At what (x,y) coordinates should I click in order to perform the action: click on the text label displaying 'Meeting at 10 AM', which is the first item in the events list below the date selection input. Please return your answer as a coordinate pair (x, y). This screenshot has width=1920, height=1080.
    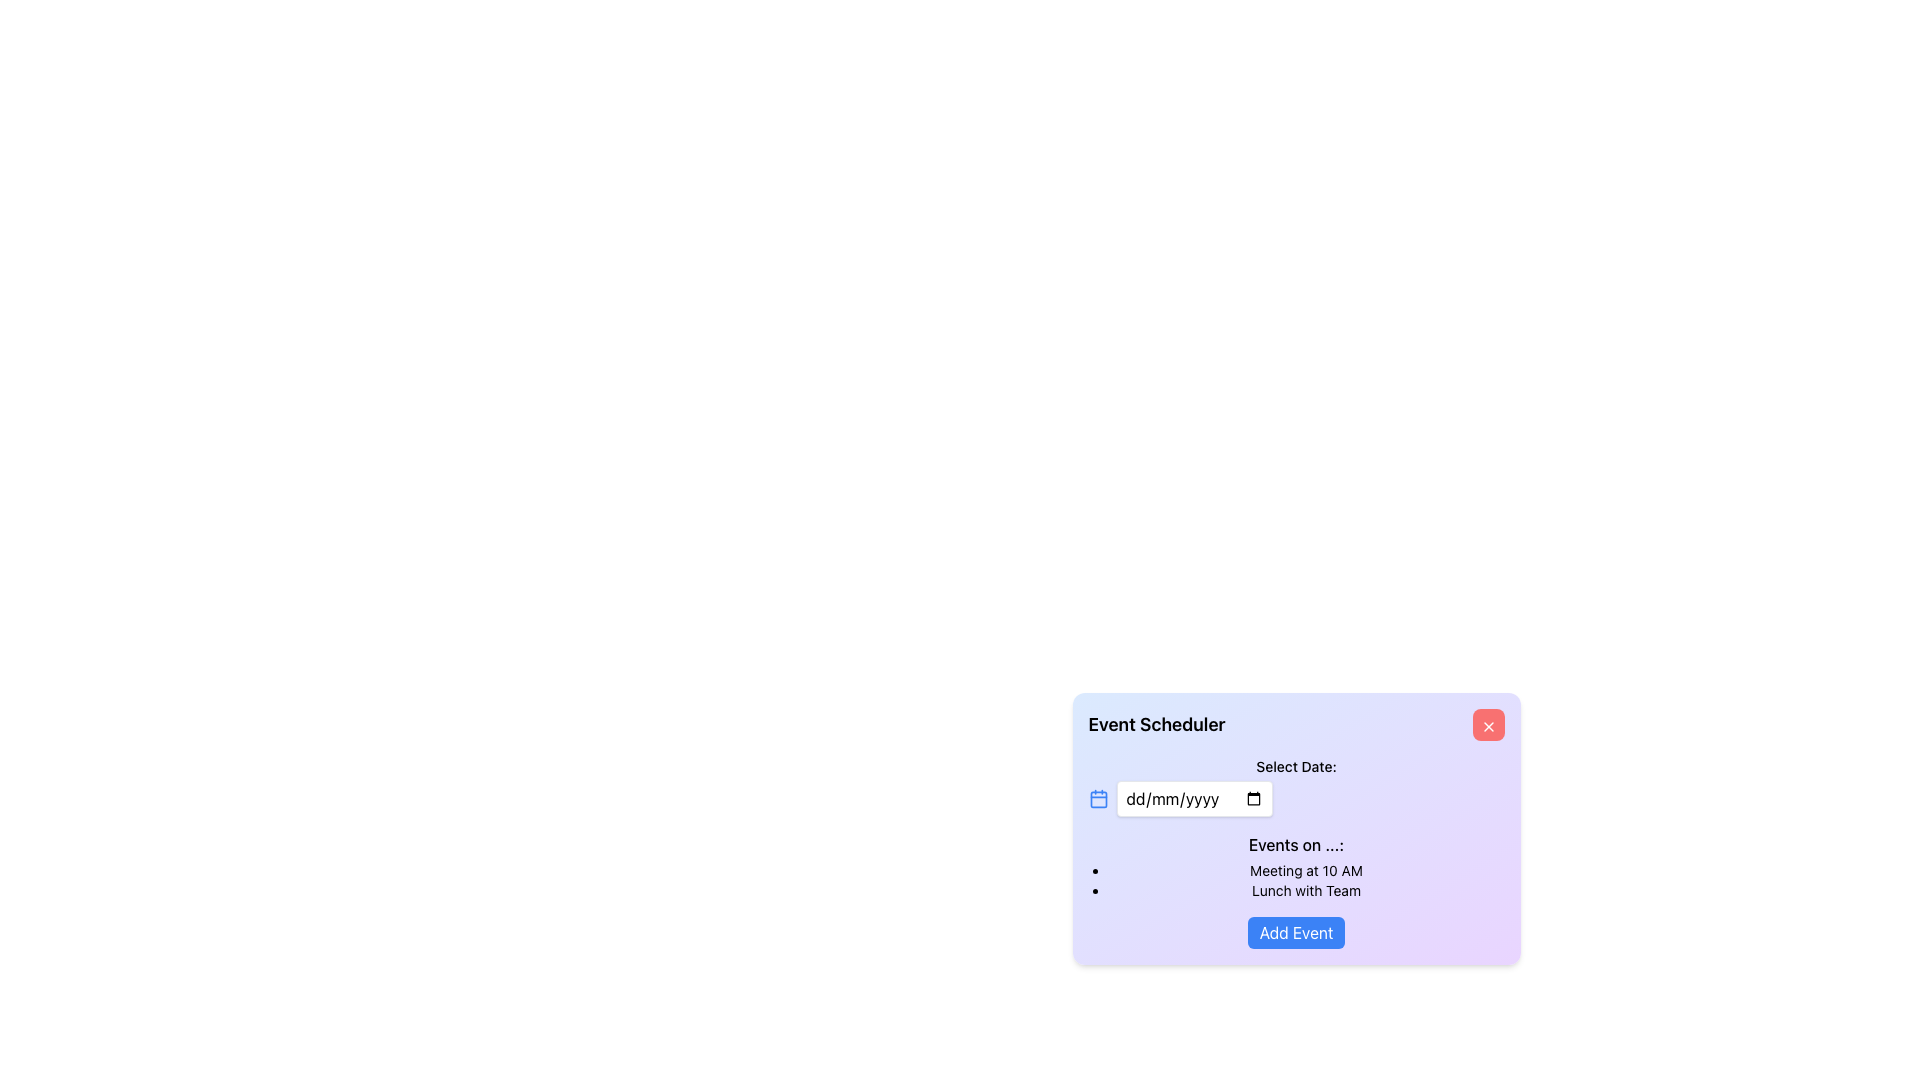
    Looking at the image, I should click on (1306, 870).